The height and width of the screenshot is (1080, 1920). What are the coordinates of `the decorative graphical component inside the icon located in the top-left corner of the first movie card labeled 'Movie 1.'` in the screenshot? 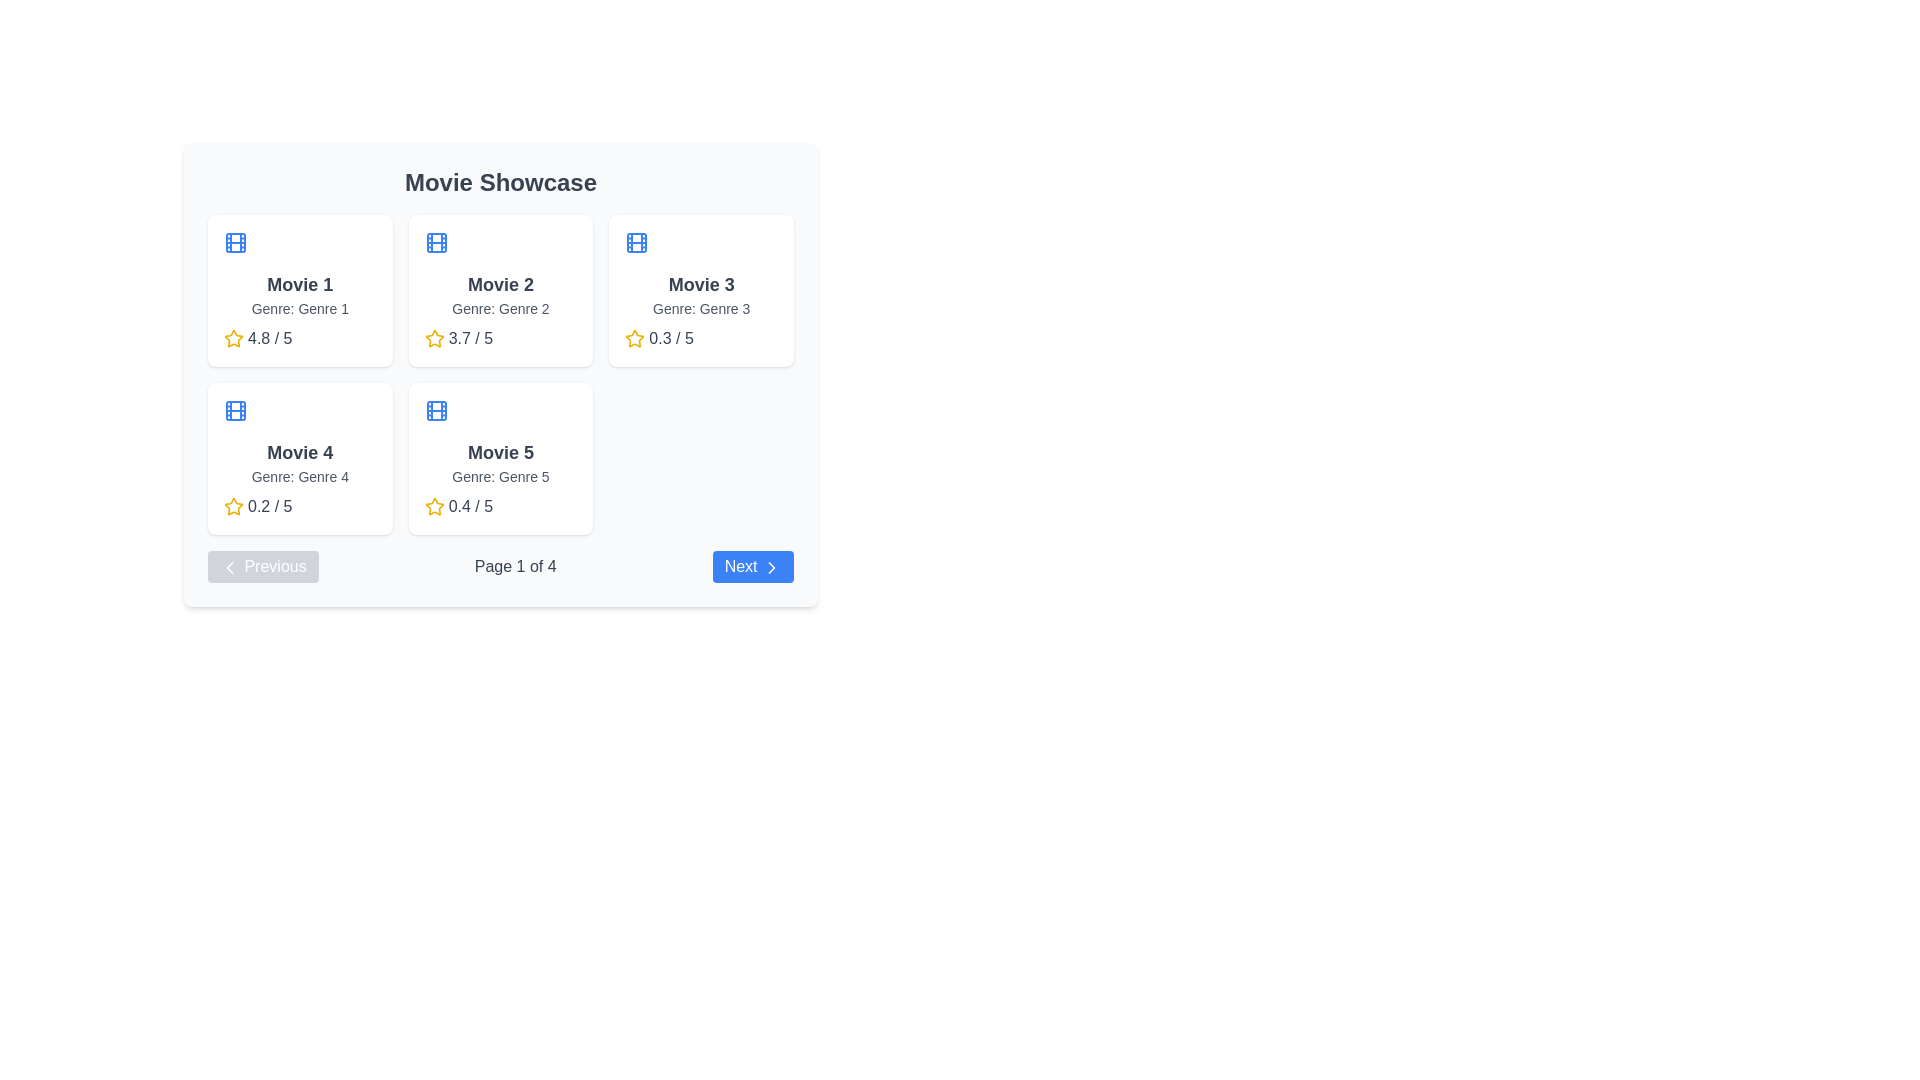 It's located at (235, 242).